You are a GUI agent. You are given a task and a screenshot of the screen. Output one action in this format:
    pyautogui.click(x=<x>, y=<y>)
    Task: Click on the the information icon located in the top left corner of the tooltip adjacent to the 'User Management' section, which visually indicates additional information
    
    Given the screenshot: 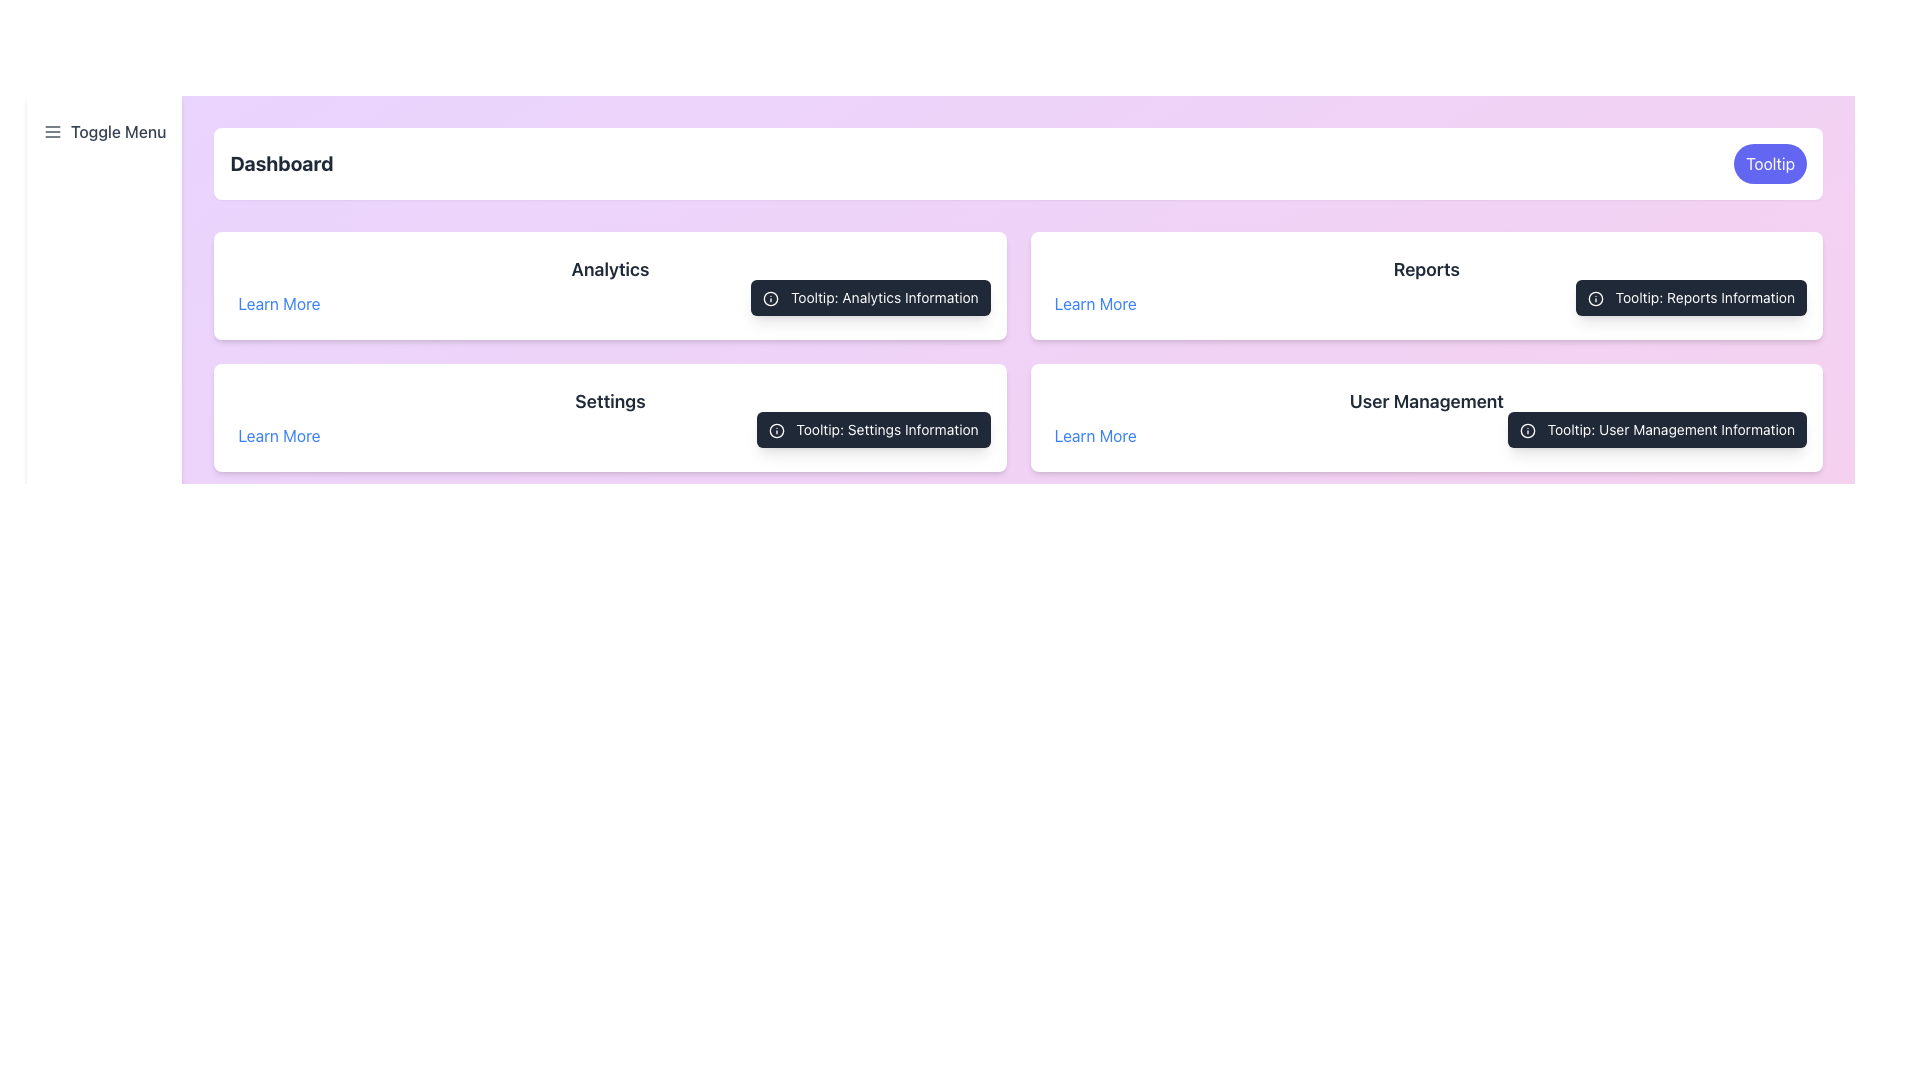 What is the action you would take?
    pyautogui.click(x=1526, y=430)
    